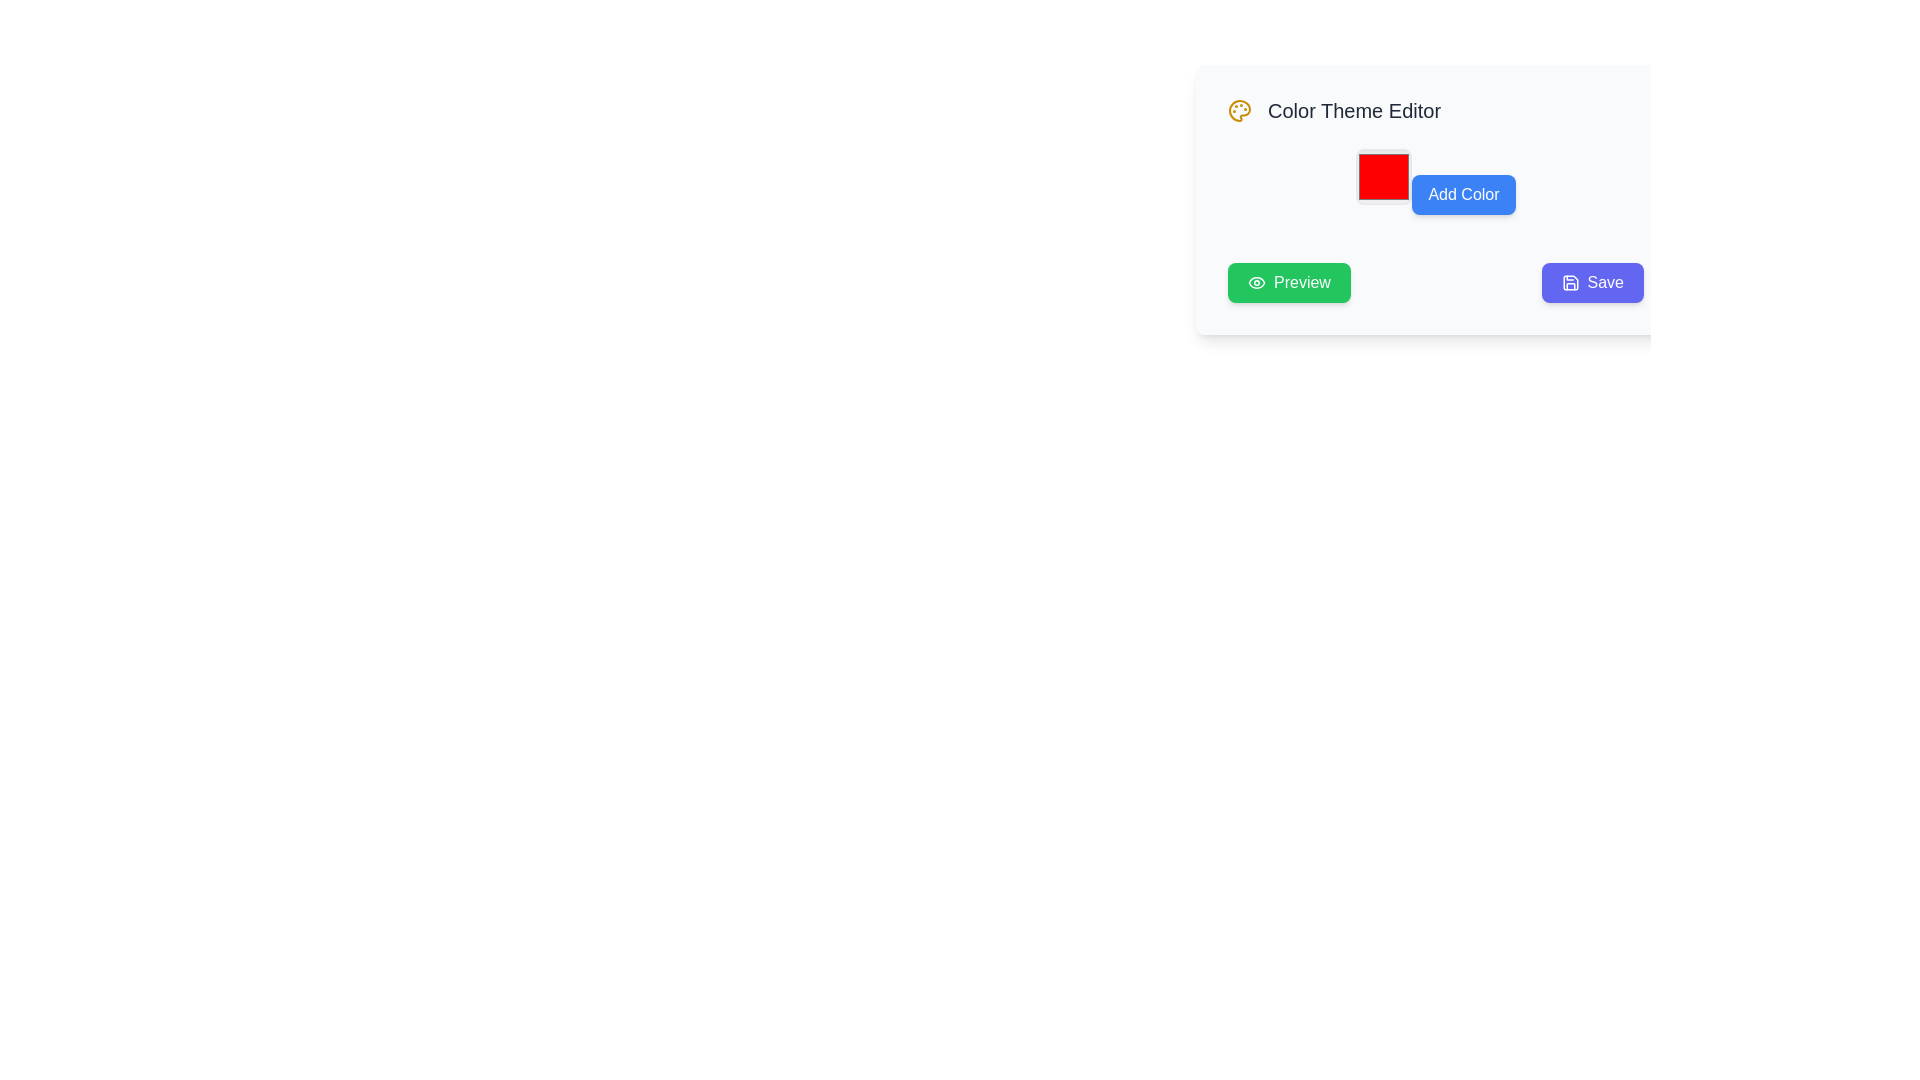 This screenshot has height=1080, width=1920. Describe the element at coordinates (1591, 282) in the screenshot. I see `the 'Save' button, which is a rectangular button with rounded corners and a blue background` at that location.